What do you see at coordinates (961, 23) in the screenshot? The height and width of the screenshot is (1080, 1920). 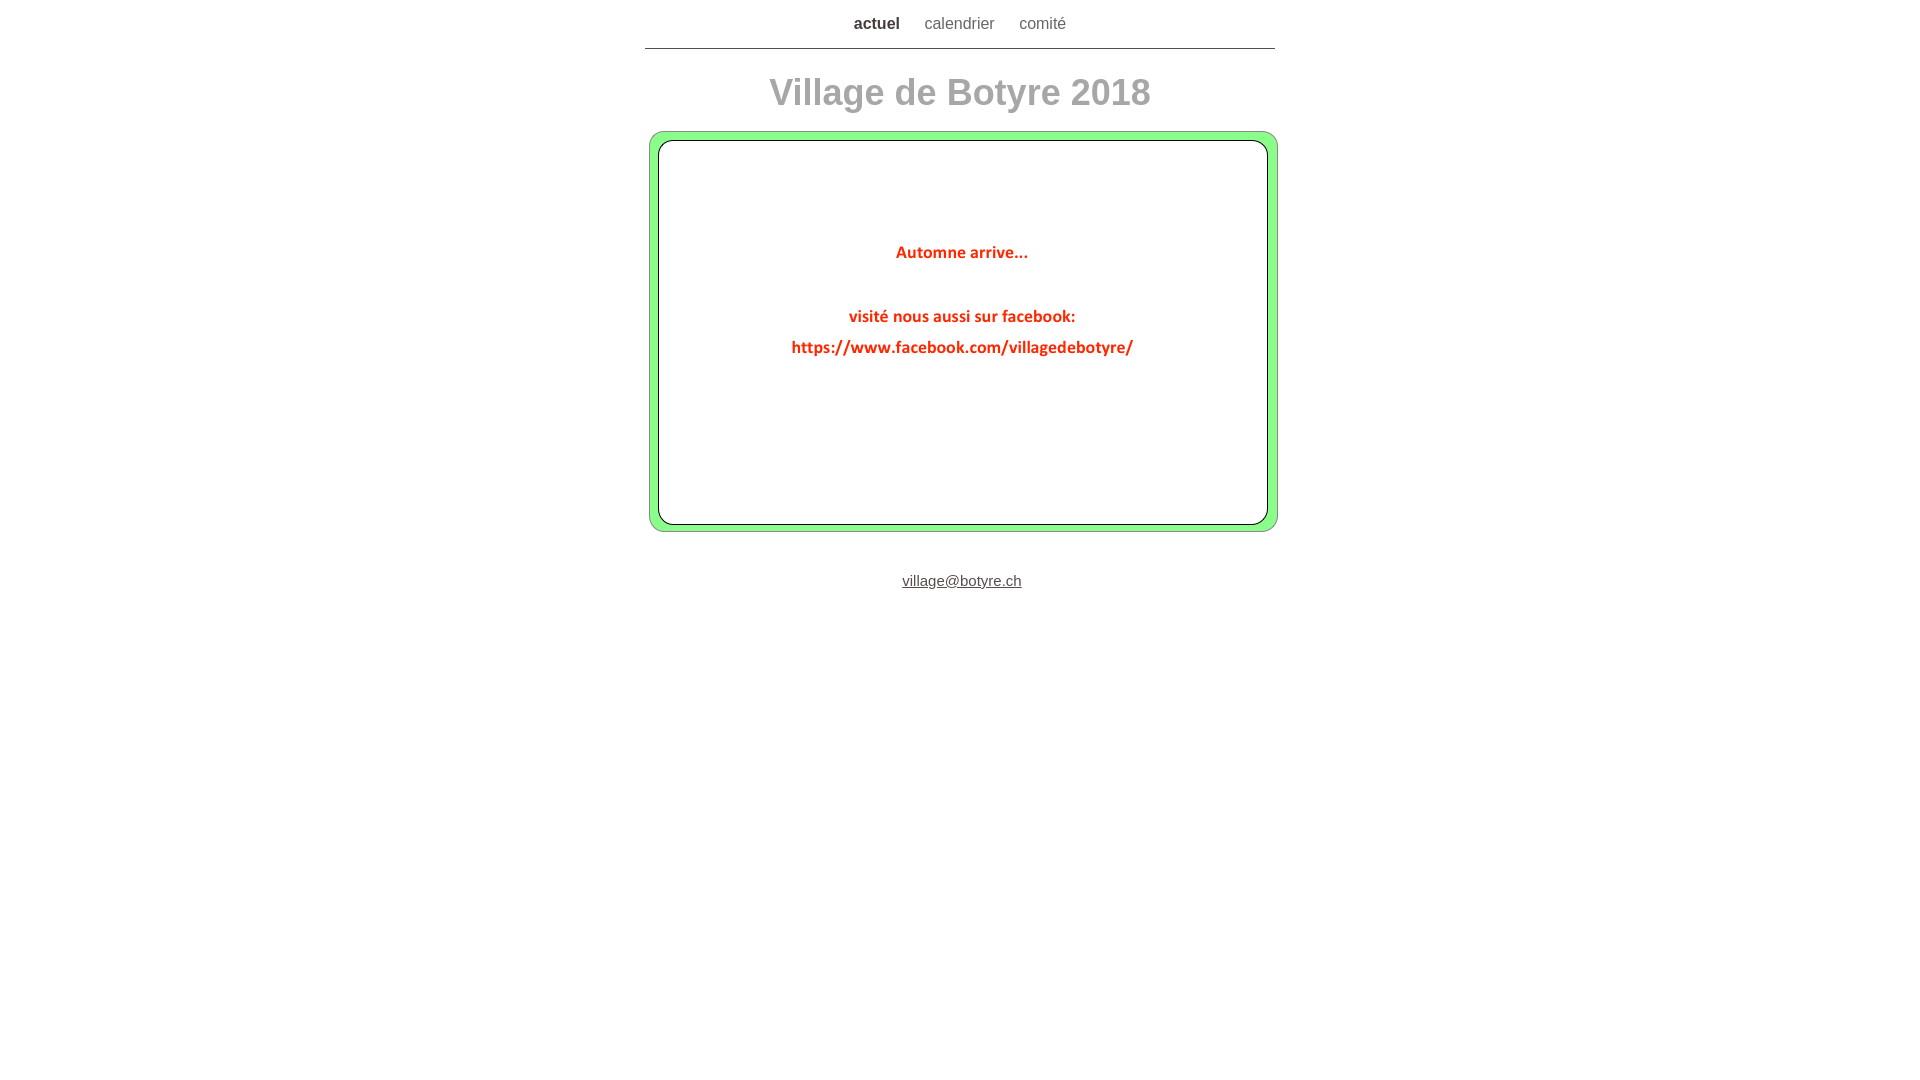 I see `'calendrier'` at bounding box center [961, 23].